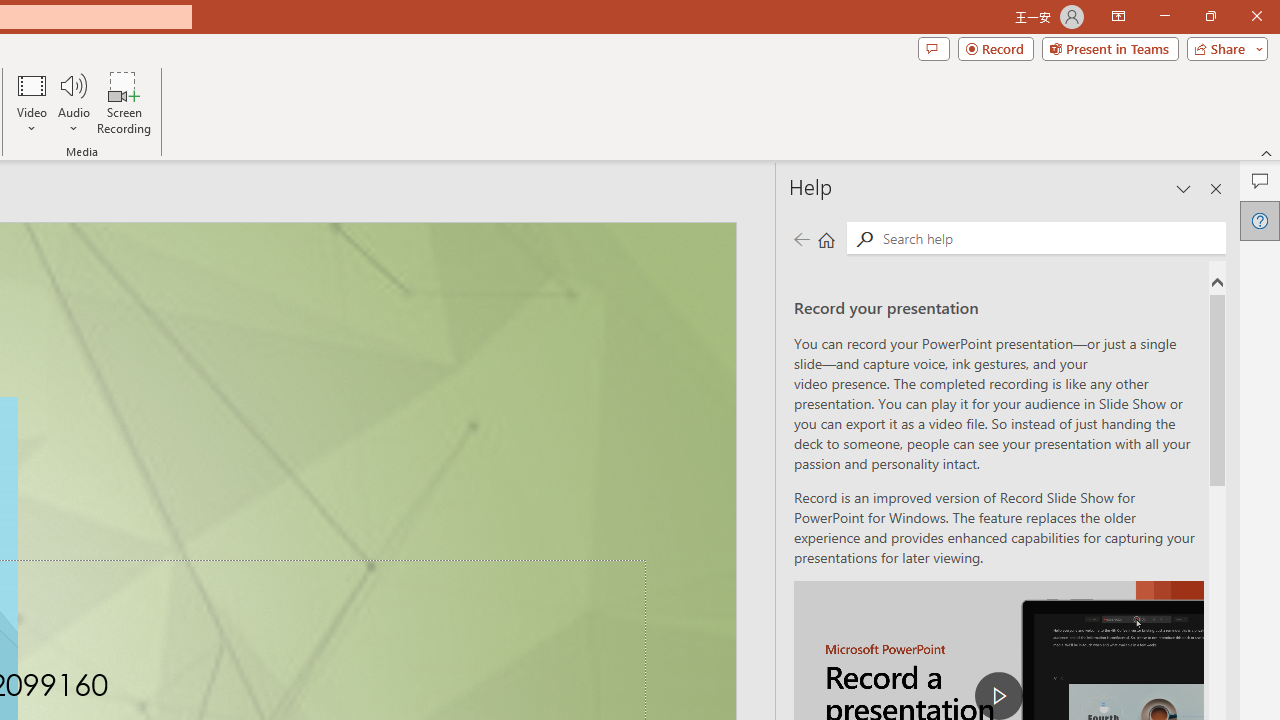 Image resolution: width=1280 pixels, height=720 pixels. What do you see at coordinates (1184, 189) in the screenshot?
I see `'Task Pane Options'` at bounding box center [1184, 189].